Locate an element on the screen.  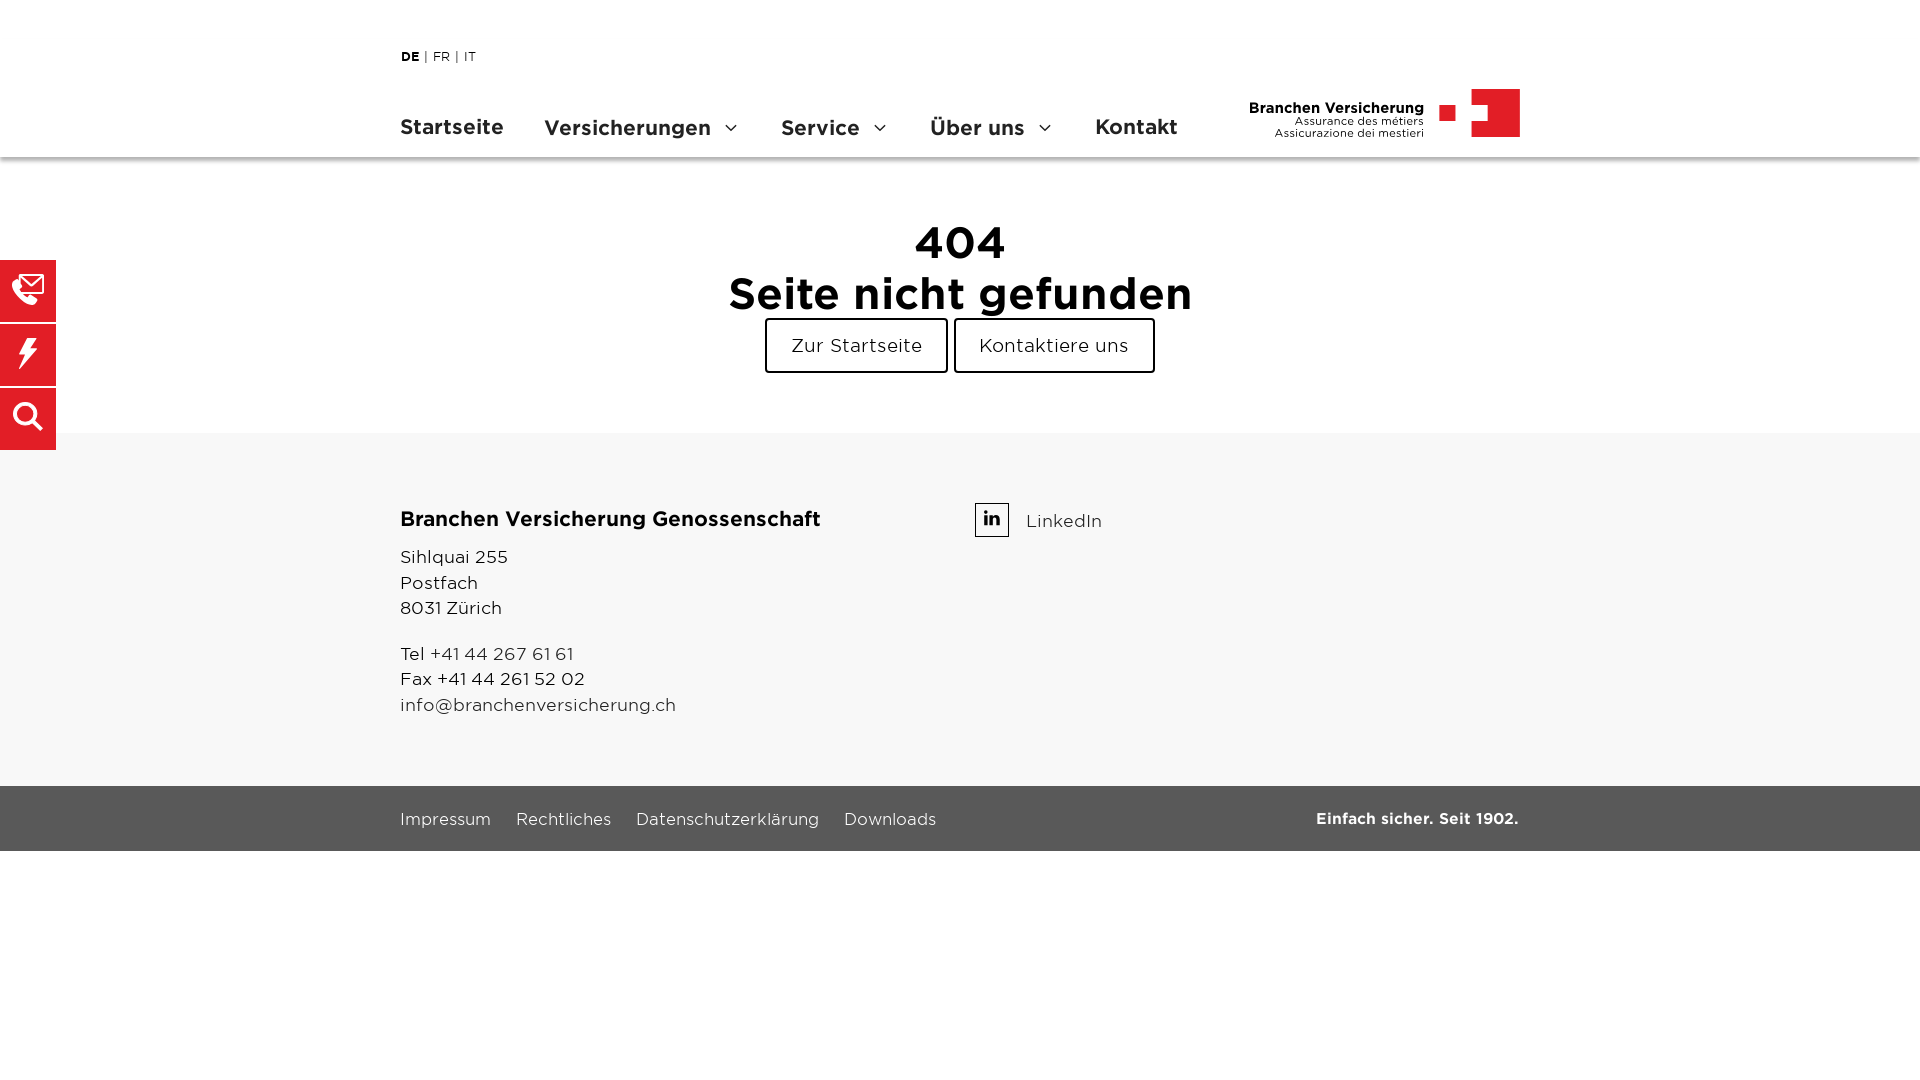
'Downloads' is located at coordinates (888, 817).